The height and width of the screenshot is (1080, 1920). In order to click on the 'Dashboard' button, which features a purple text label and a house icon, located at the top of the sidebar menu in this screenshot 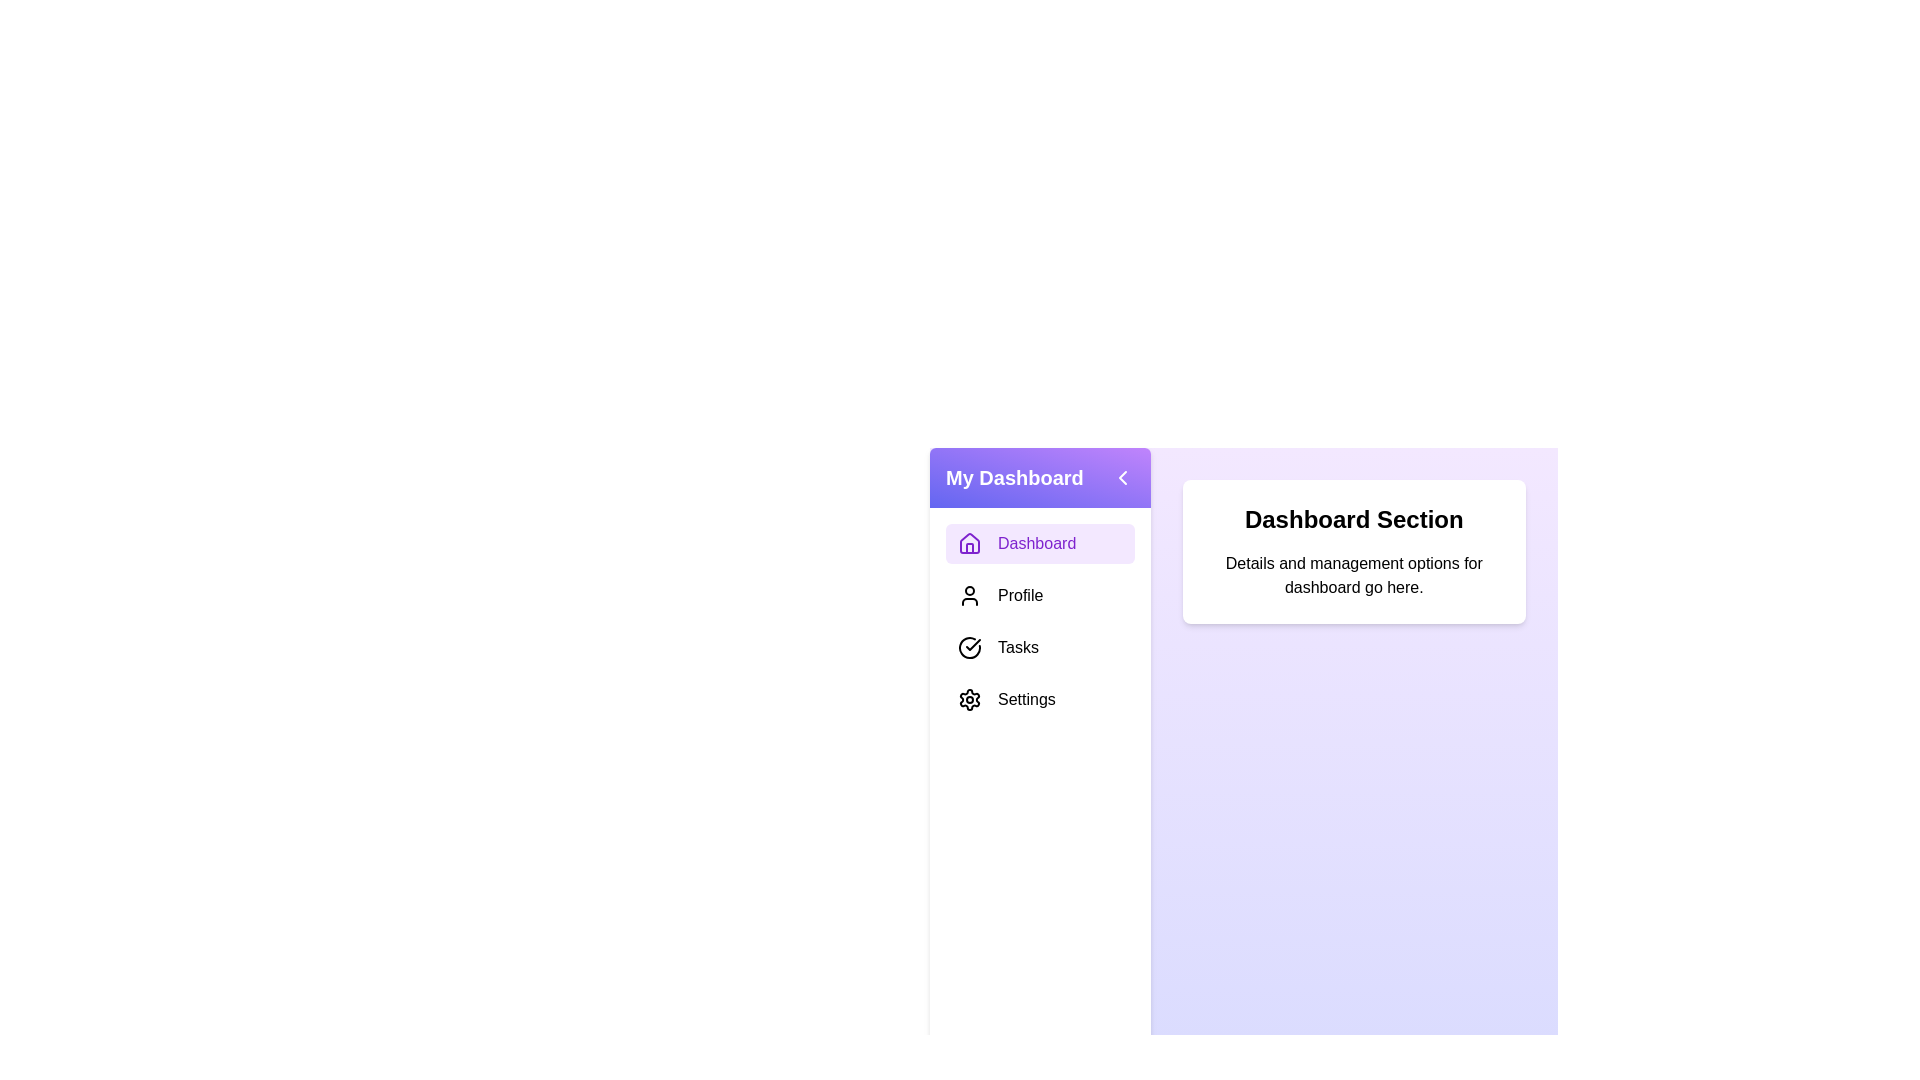, I will do `click(1040, 543)`.